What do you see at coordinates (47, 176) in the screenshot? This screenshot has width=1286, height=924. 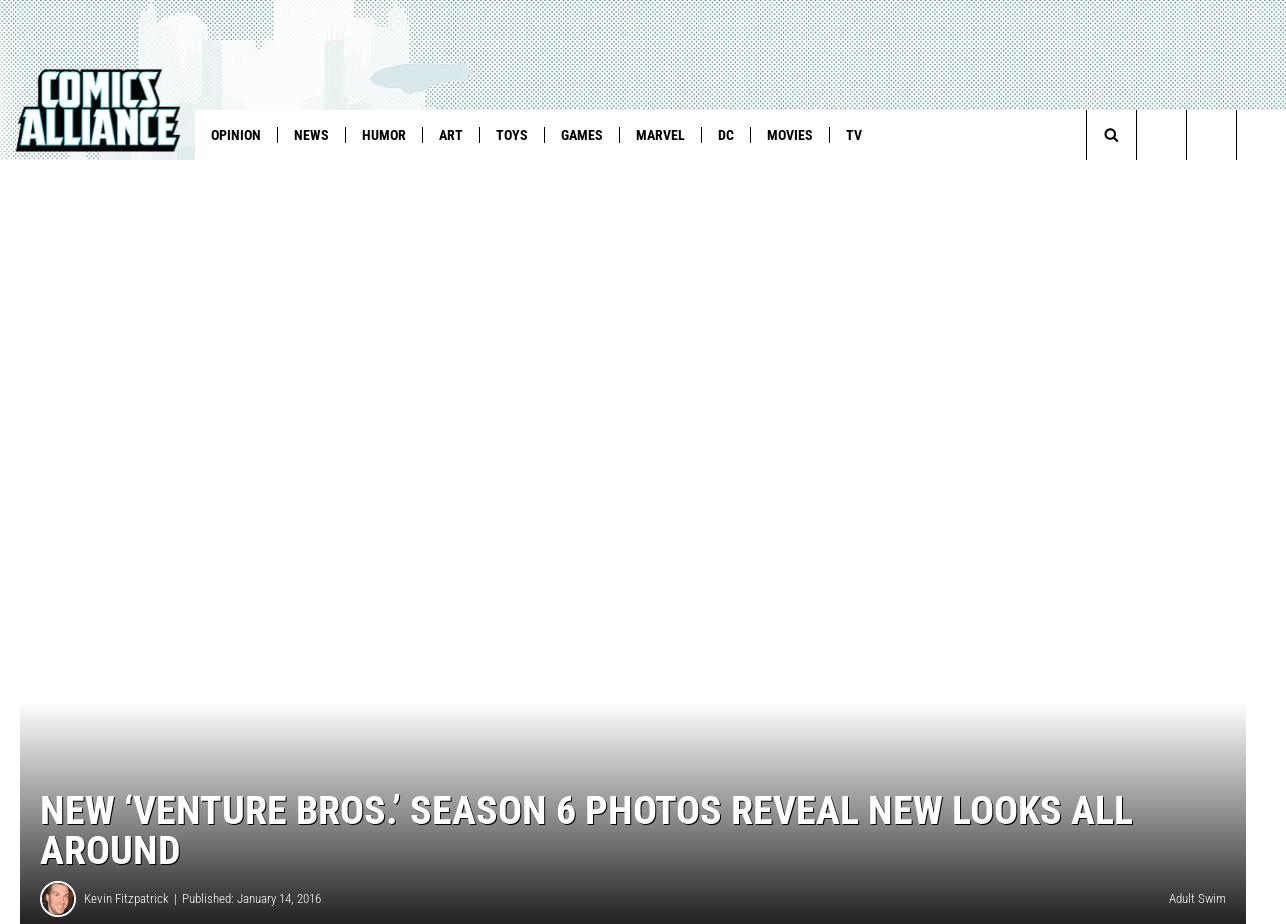 I see `'Trending:'` at bounding box center [47, 176].